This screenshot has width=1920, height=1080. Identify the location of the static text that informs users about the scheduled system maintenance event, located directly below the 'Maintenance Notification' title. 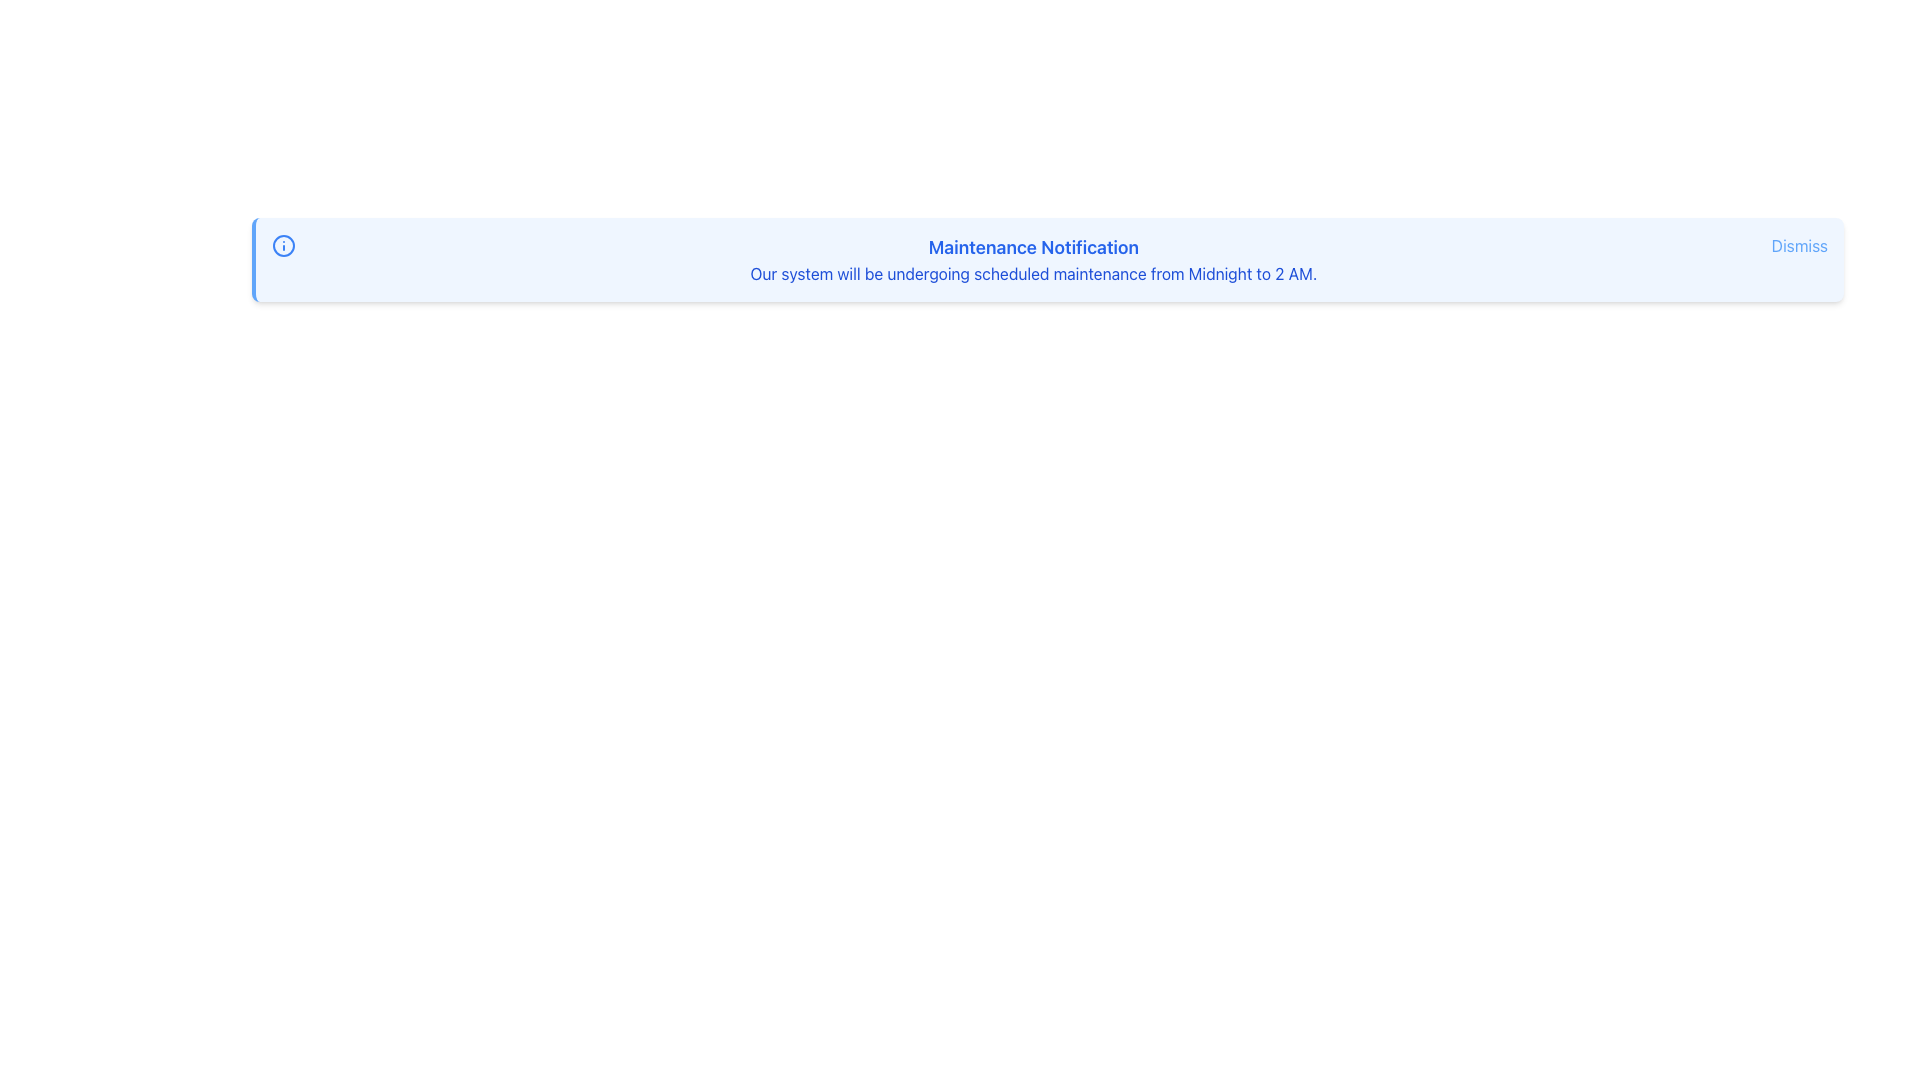
(1033, 273).